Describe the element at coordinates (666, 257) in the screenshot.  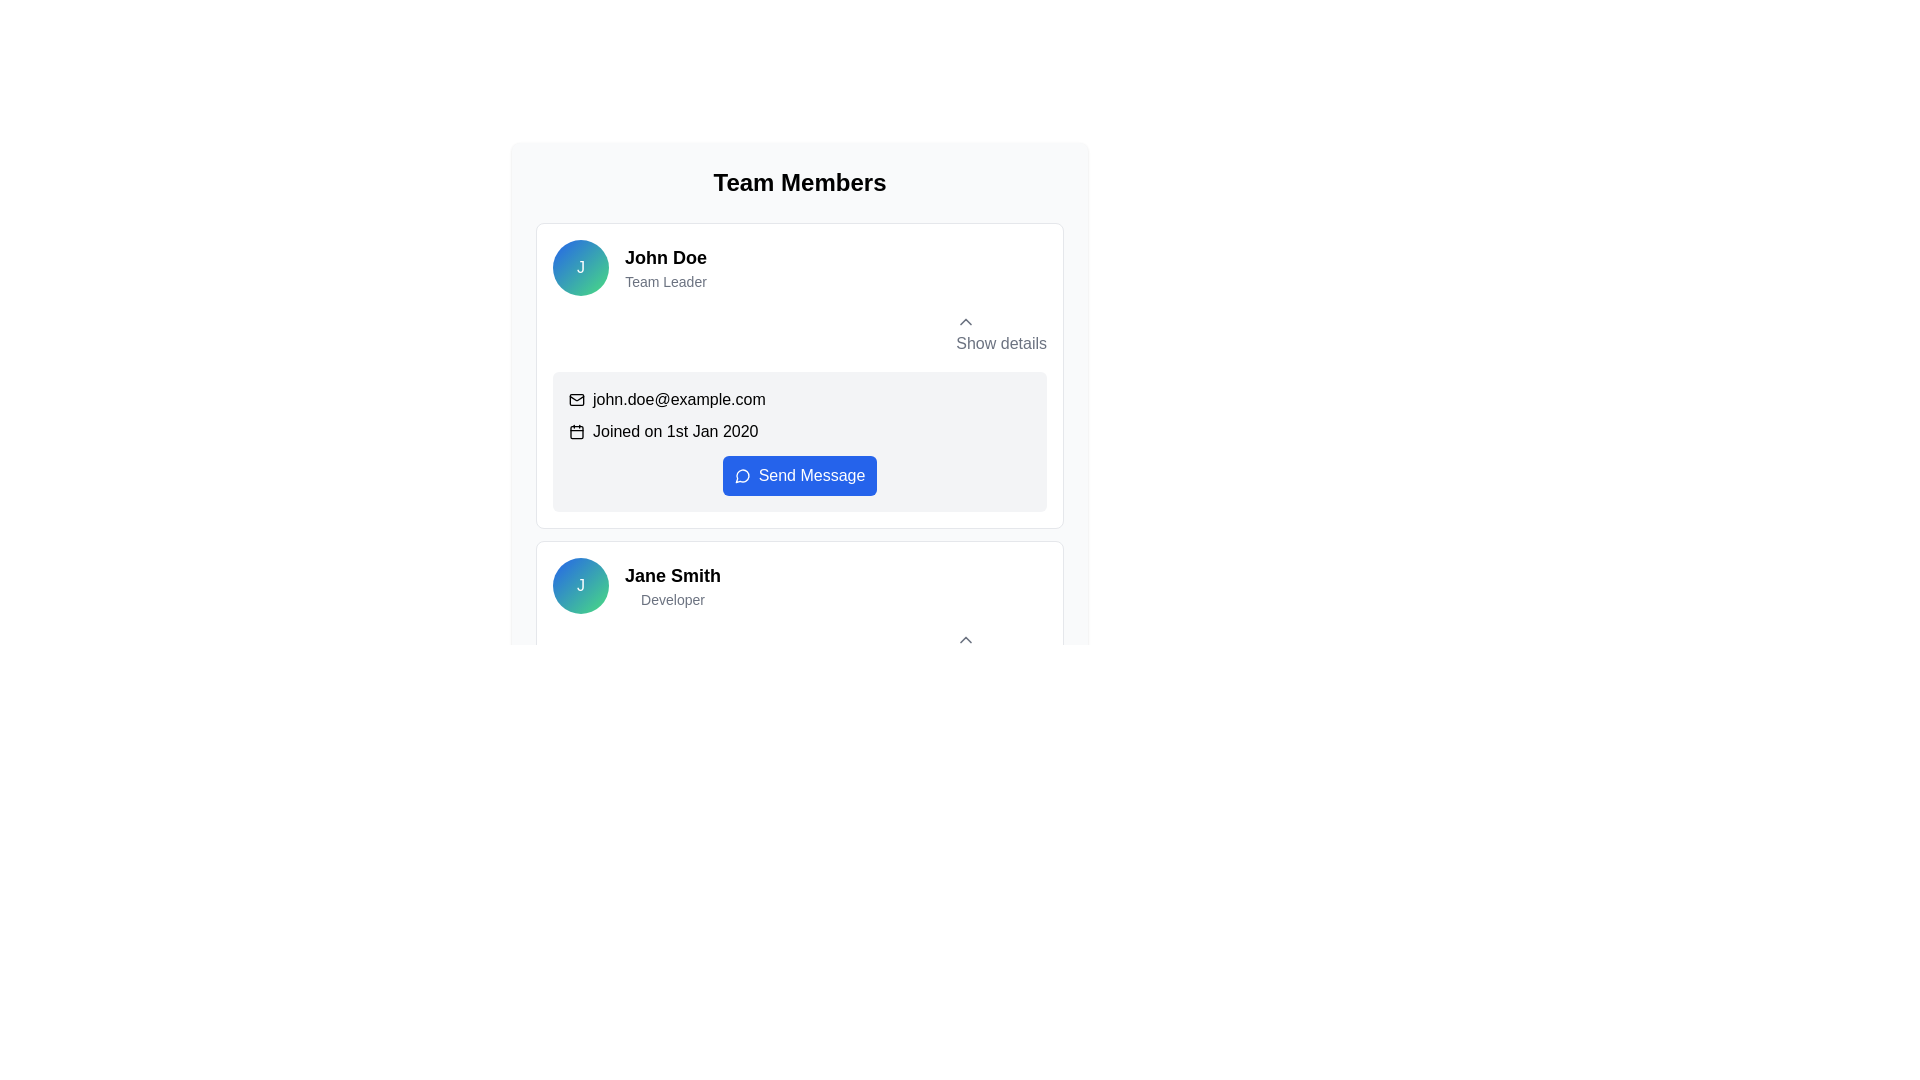
I see `the static text label 'John Doe' located in the upper-left section of the card layout, above the label 'Team Leader' and aligned with the avatar icon` at that location.